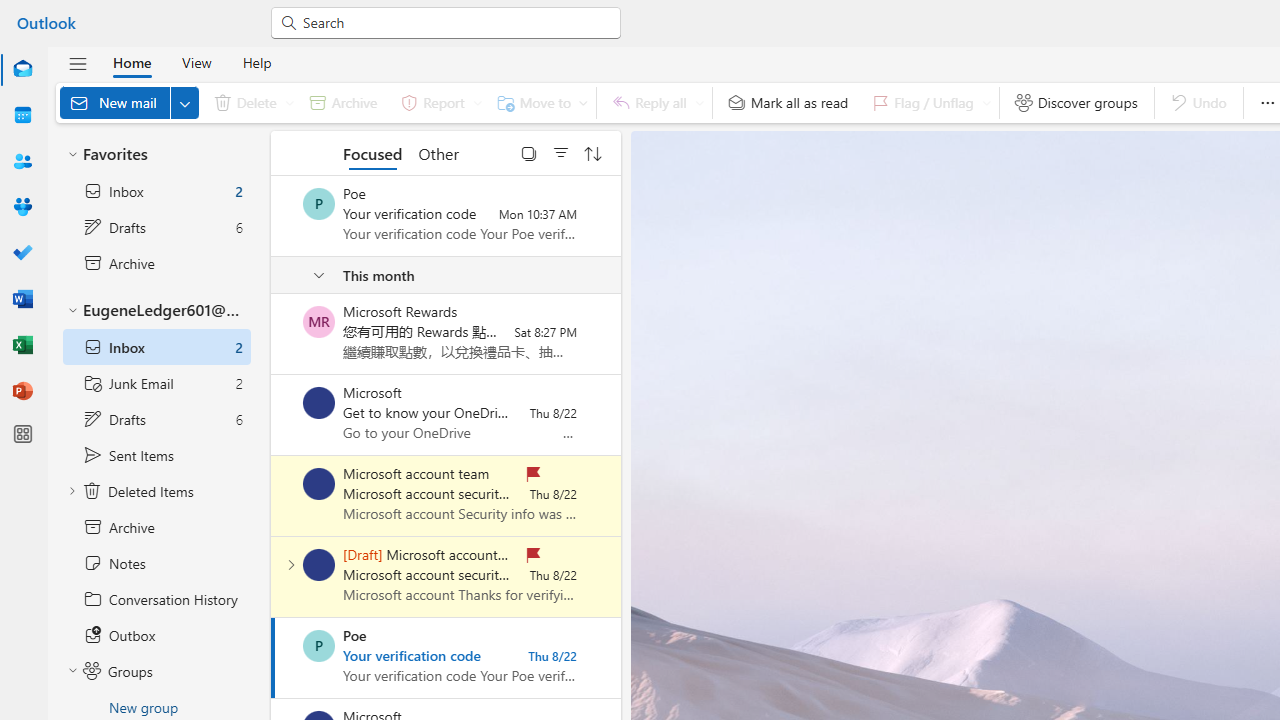 The image size is (1280, 720). What do you see at coordinates (986, 102) in the screenshot?
I see `'Expand to see flag options'` at bounding box center [986, 102].